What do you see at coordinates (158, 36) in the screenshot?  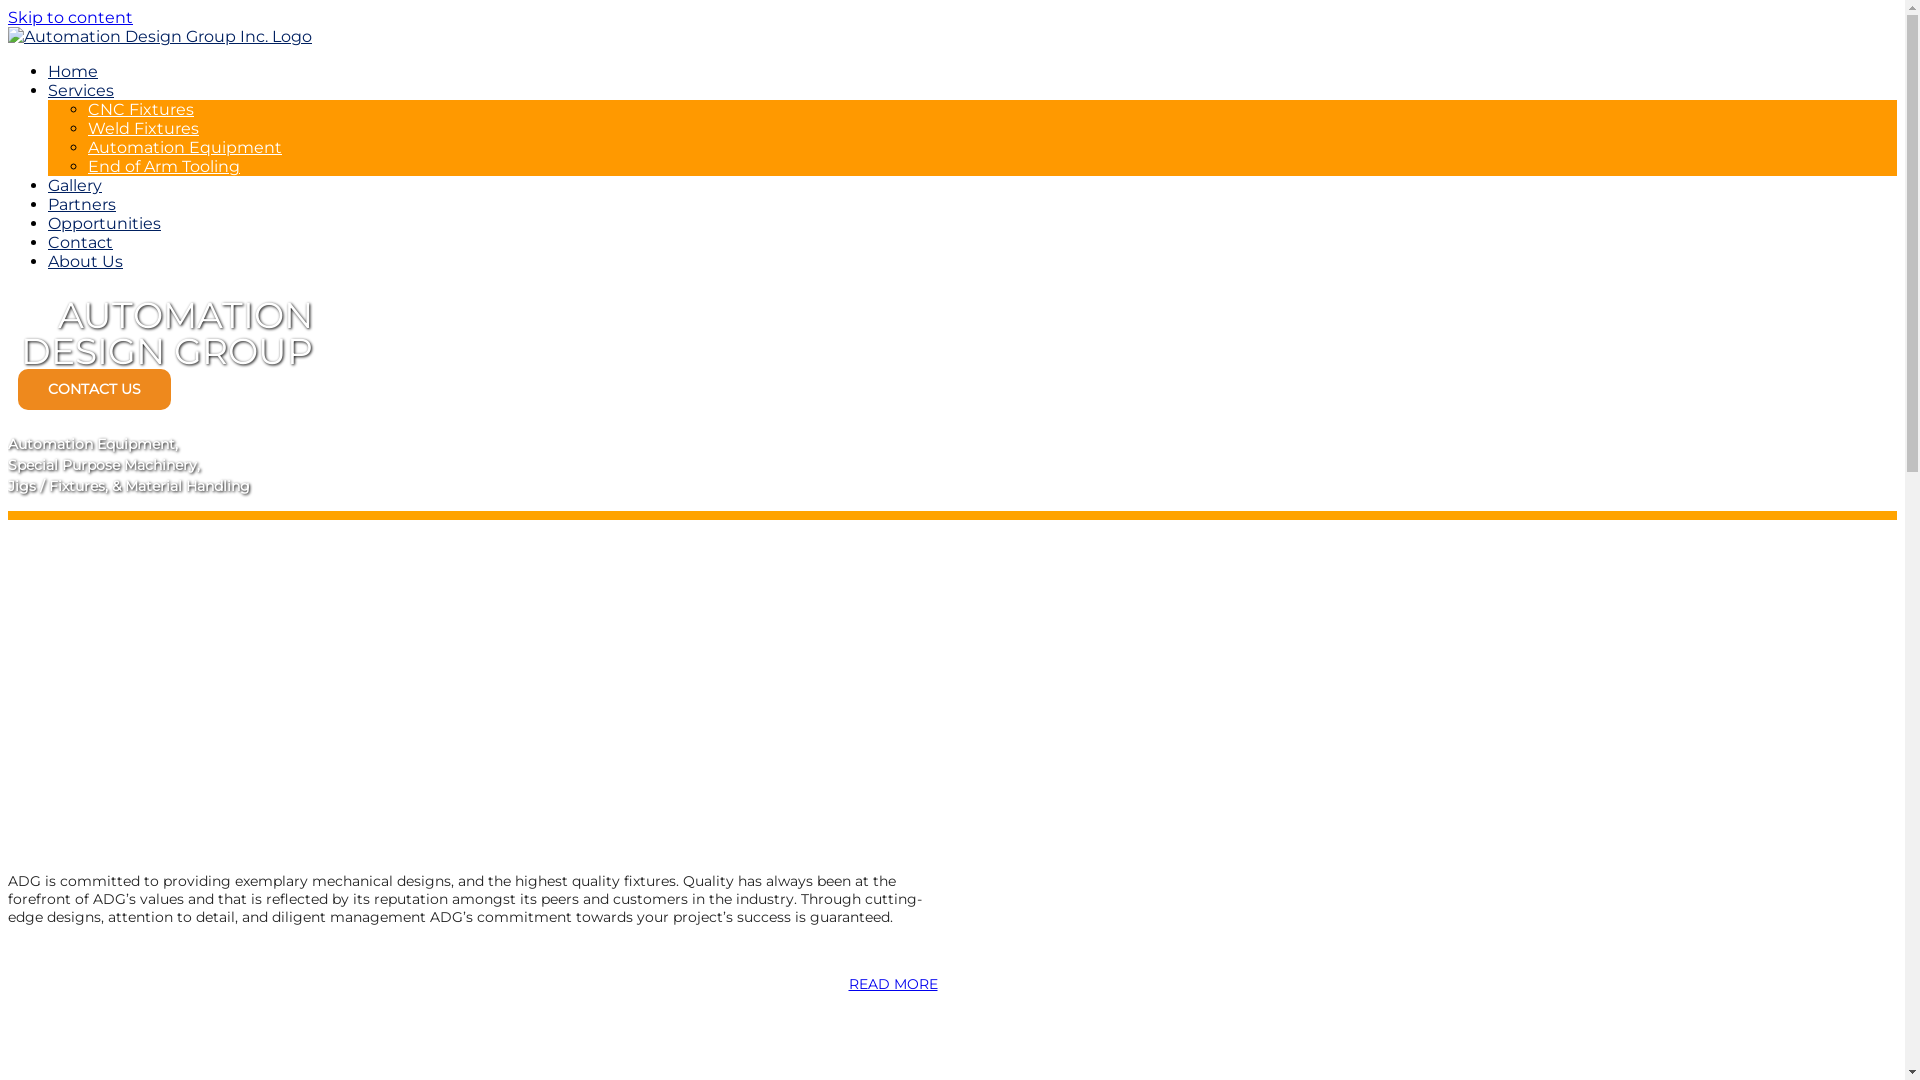 I see `'Automation Design Group Inc.'` at bounding box center [158, 36].